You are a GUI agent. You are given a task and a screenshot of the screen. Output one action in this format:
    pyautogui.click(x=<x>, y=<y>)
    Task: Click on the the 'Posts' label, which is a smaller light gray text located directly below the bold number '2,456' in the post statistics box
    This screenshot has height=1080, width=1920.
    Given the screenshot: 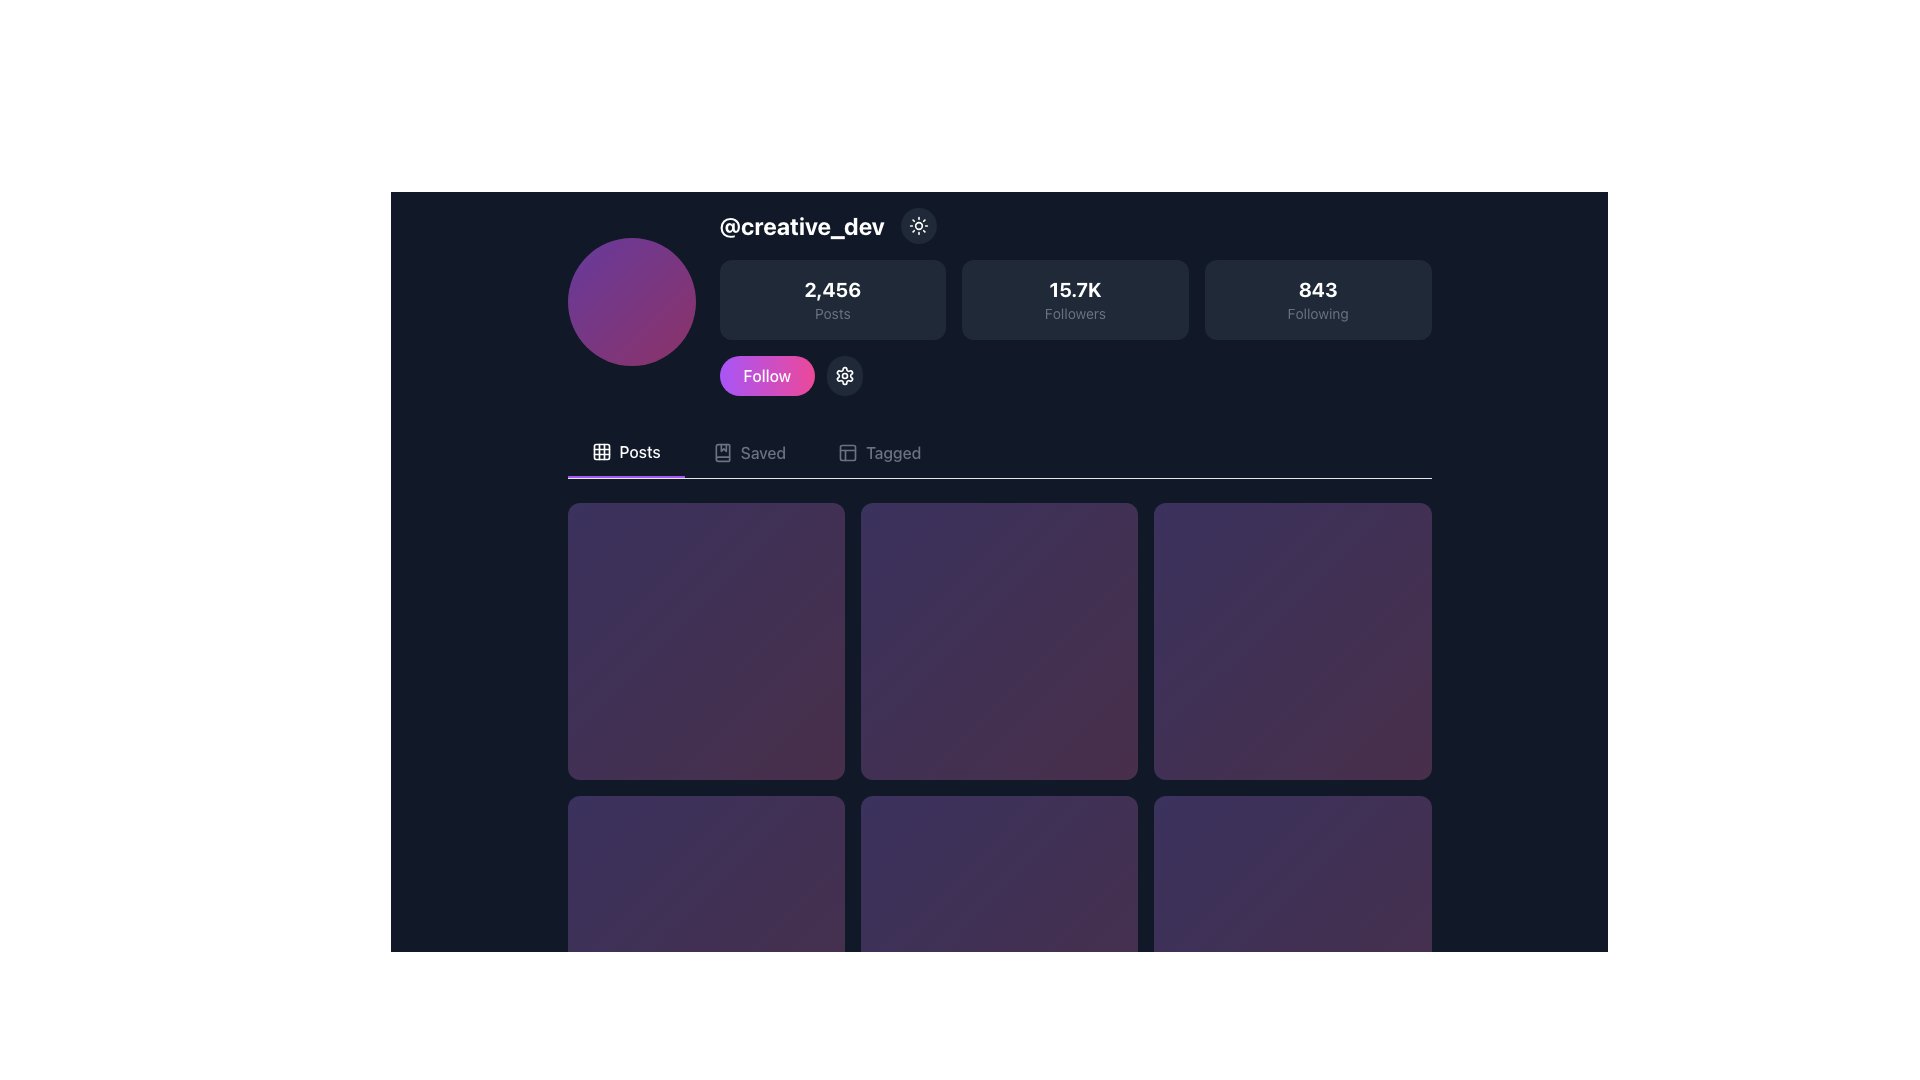 What is the action you would take?
    pyautogui.click(x=832, y=313)
    